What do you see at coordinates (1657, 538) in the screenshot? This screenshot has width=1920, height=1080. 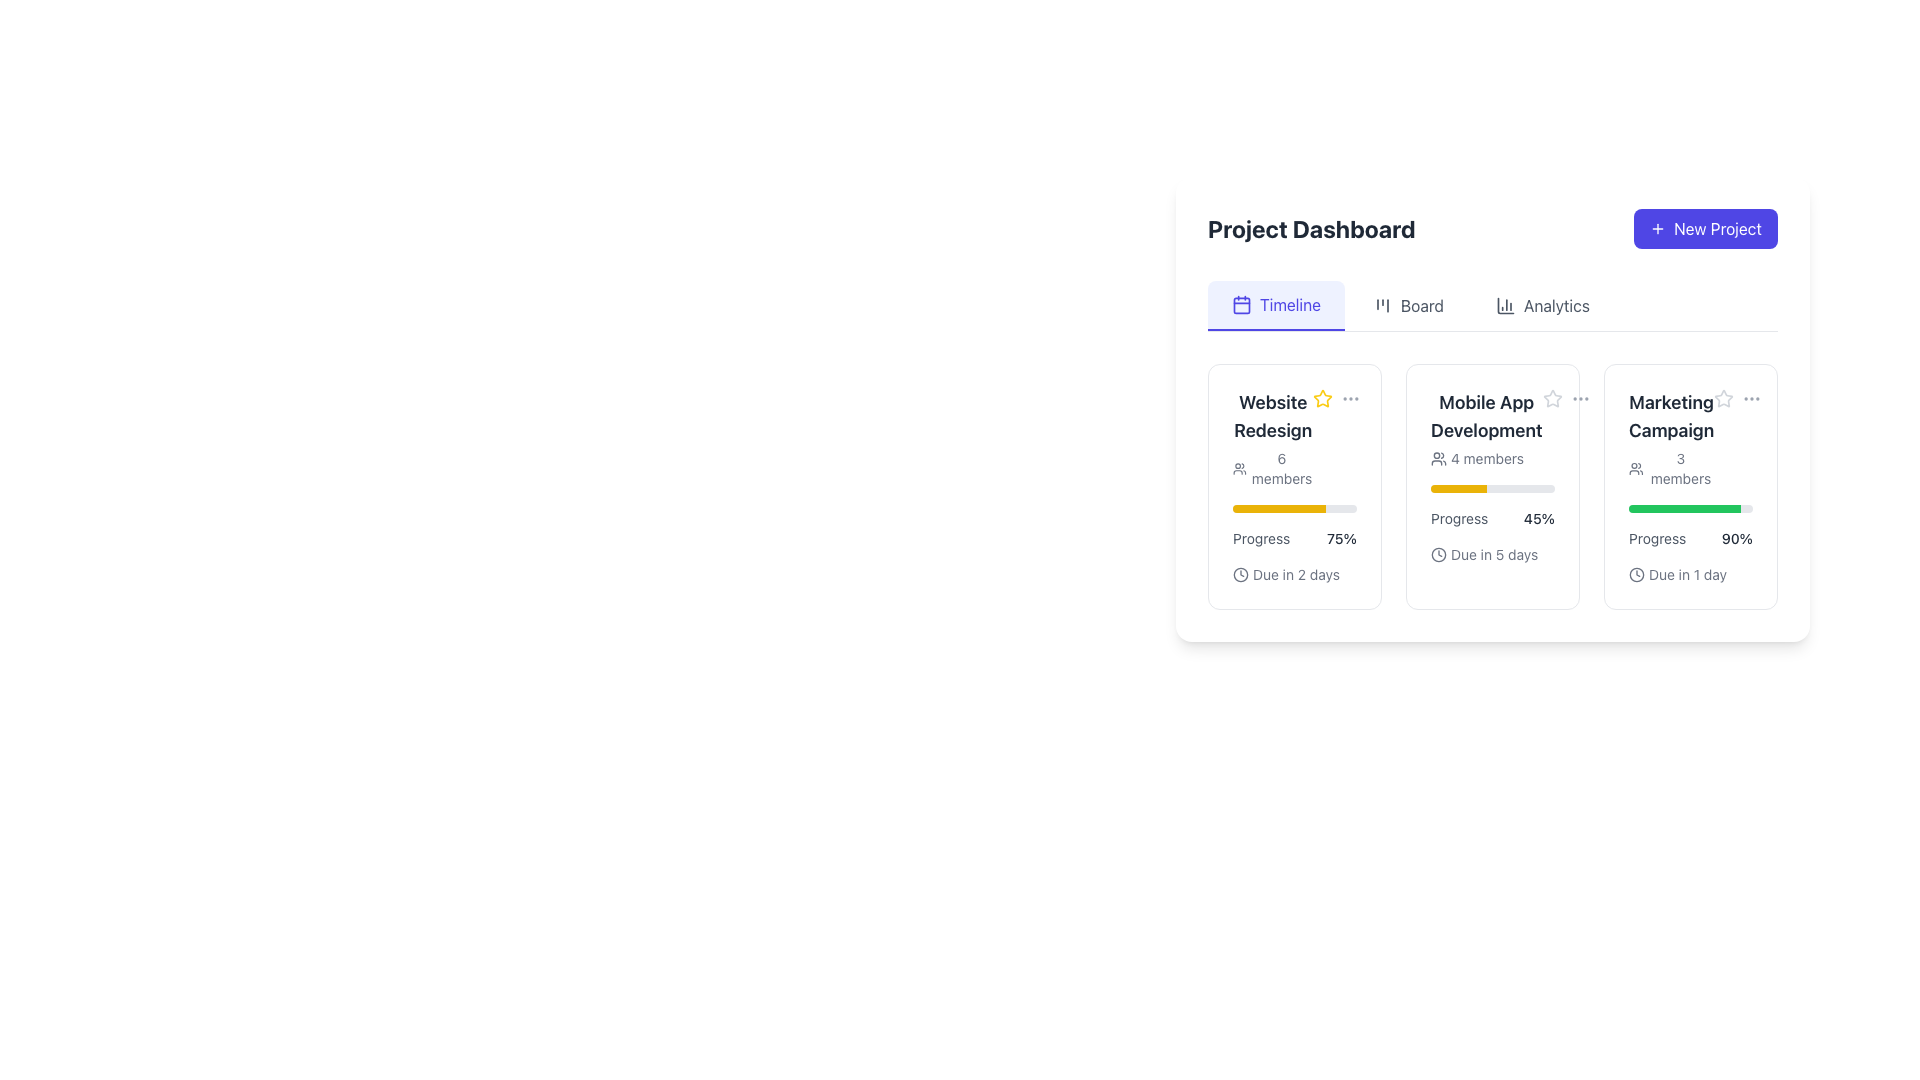 I see `the Text Label that indicates the progress status above the '90%' text in the 'Marketing Campaign' card on the dashboard` at bounding box center [1657, 538].